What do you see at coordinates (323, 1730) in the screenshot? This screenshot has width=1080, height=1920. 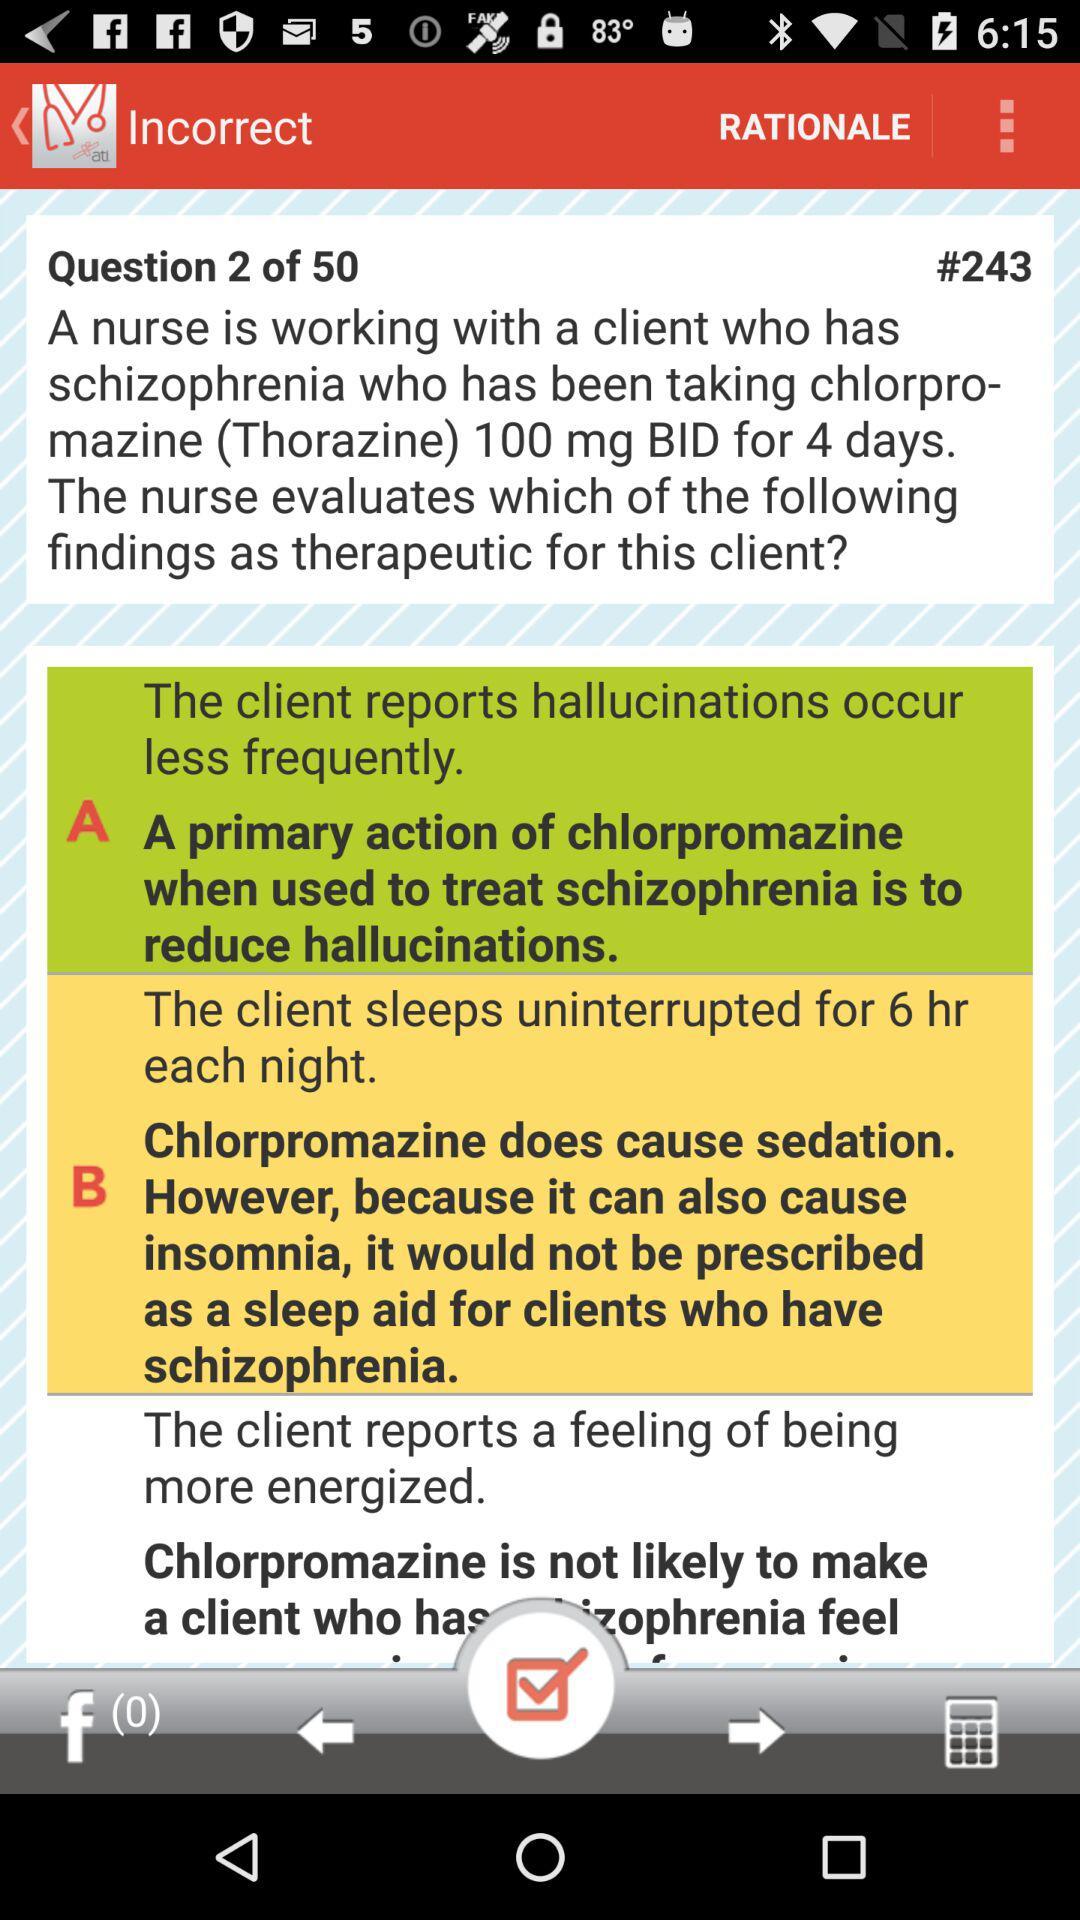 I see `the app next to the (0)` at bounding box center [323, 1730].